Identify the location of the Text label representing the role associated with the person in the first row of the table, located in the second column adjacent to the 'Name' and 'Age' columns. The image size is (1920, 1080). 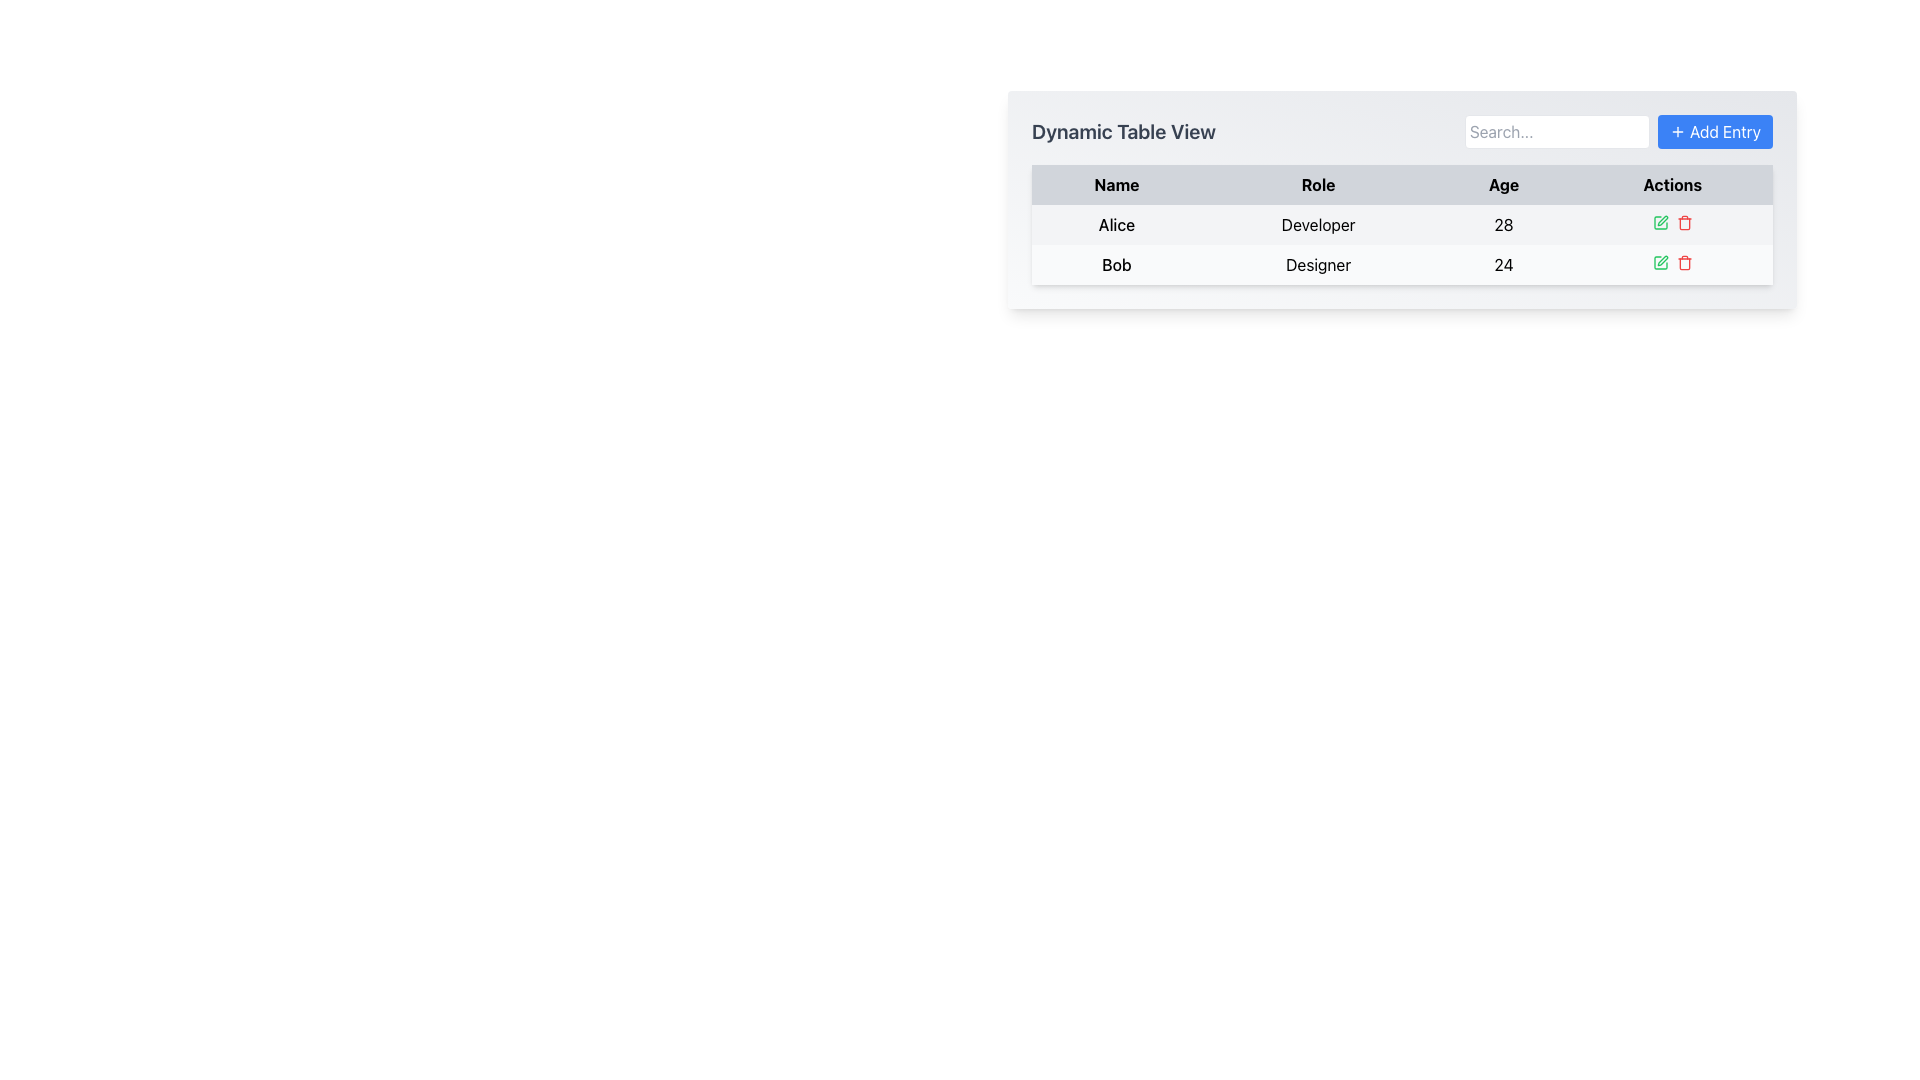
(1318, 224).